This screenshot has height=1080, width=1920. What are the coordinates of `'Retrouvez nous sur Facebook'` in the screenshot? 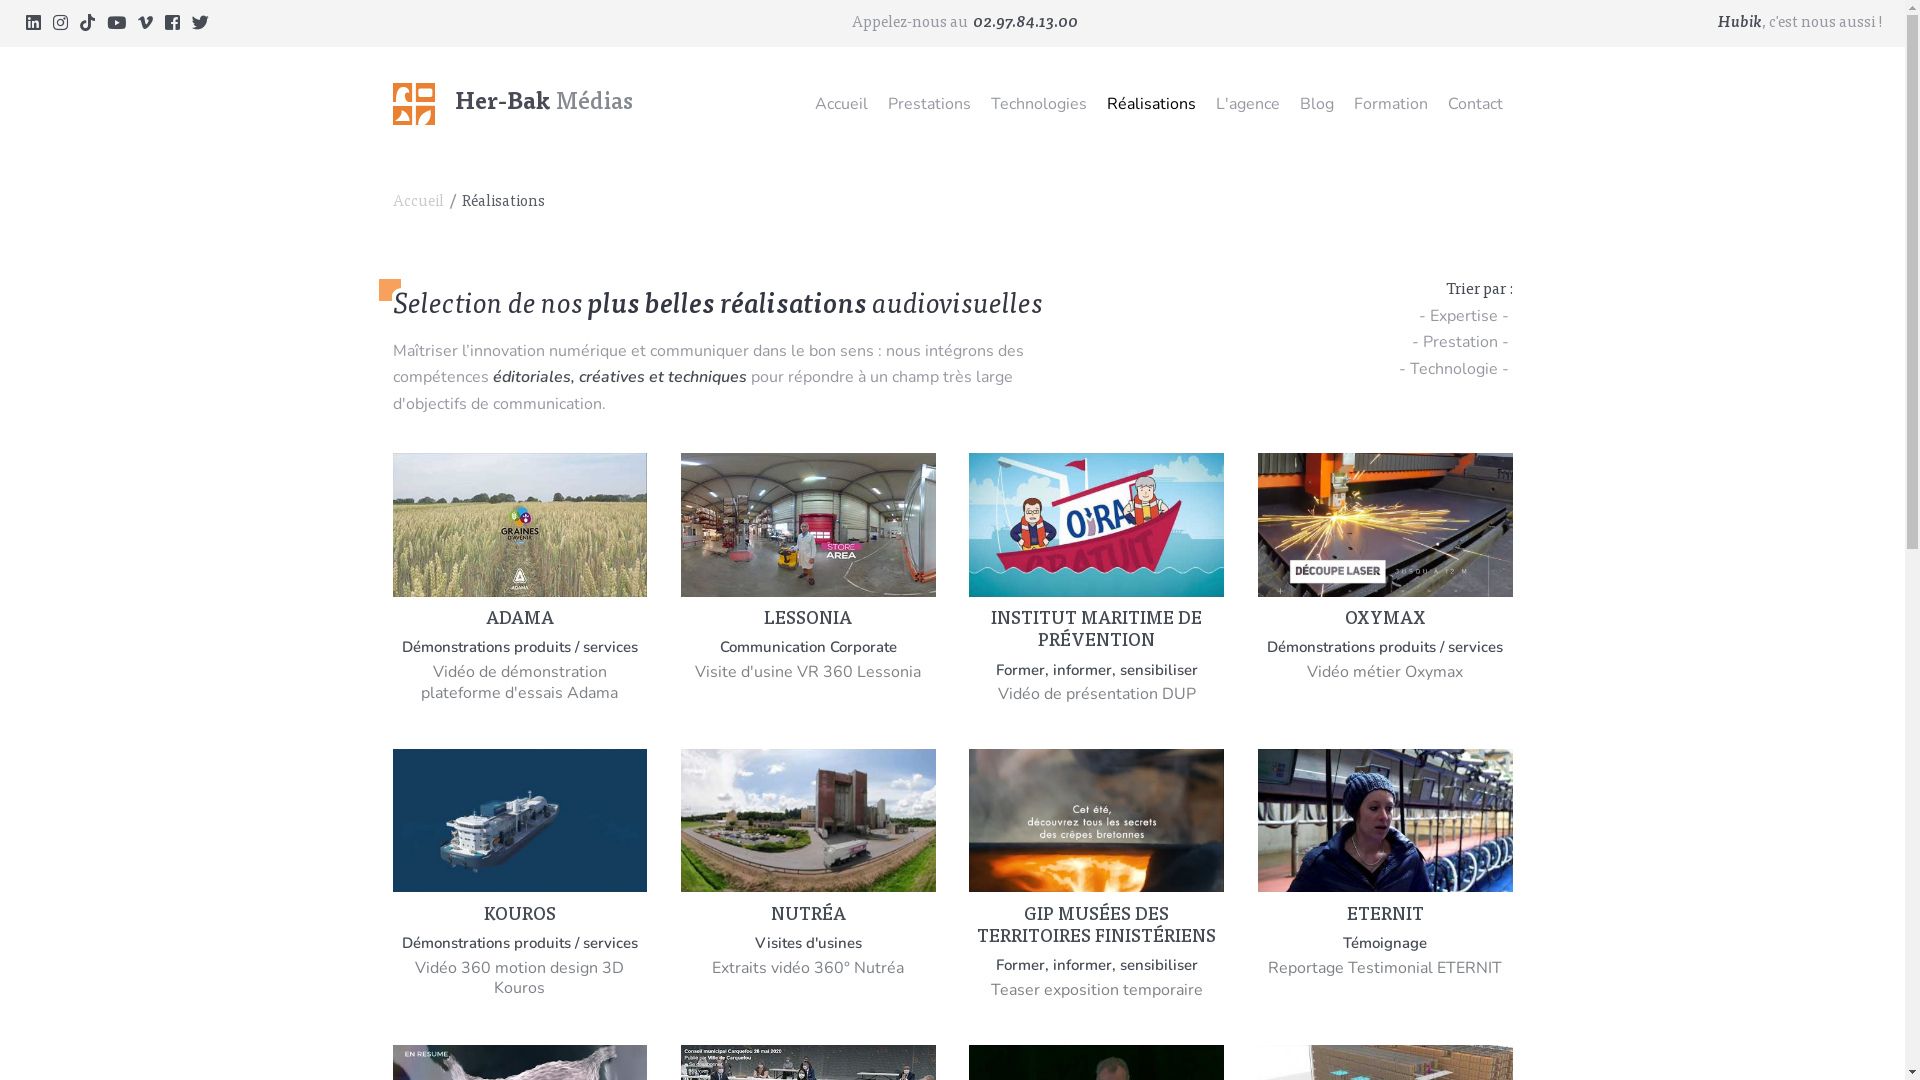 It's located at (172, 22).